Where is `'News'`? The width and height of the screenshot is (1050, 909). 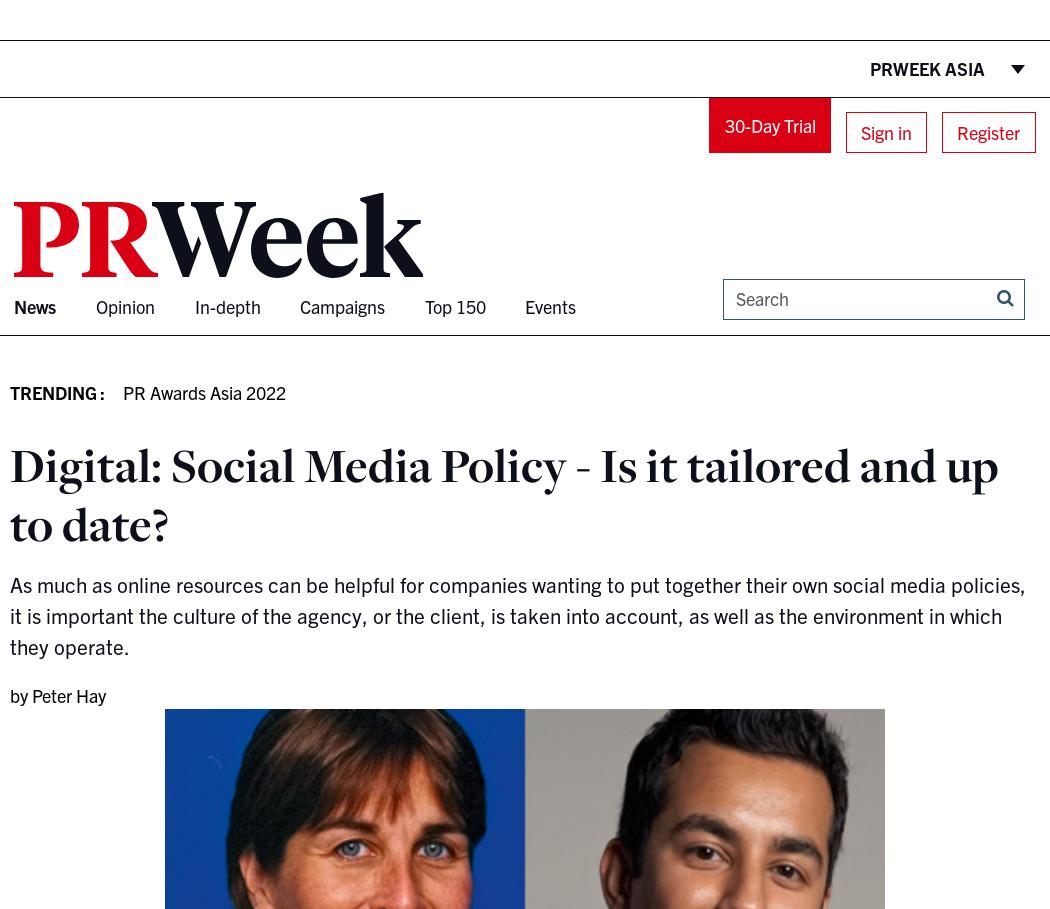 'News' is located at coordinates (13, 305).